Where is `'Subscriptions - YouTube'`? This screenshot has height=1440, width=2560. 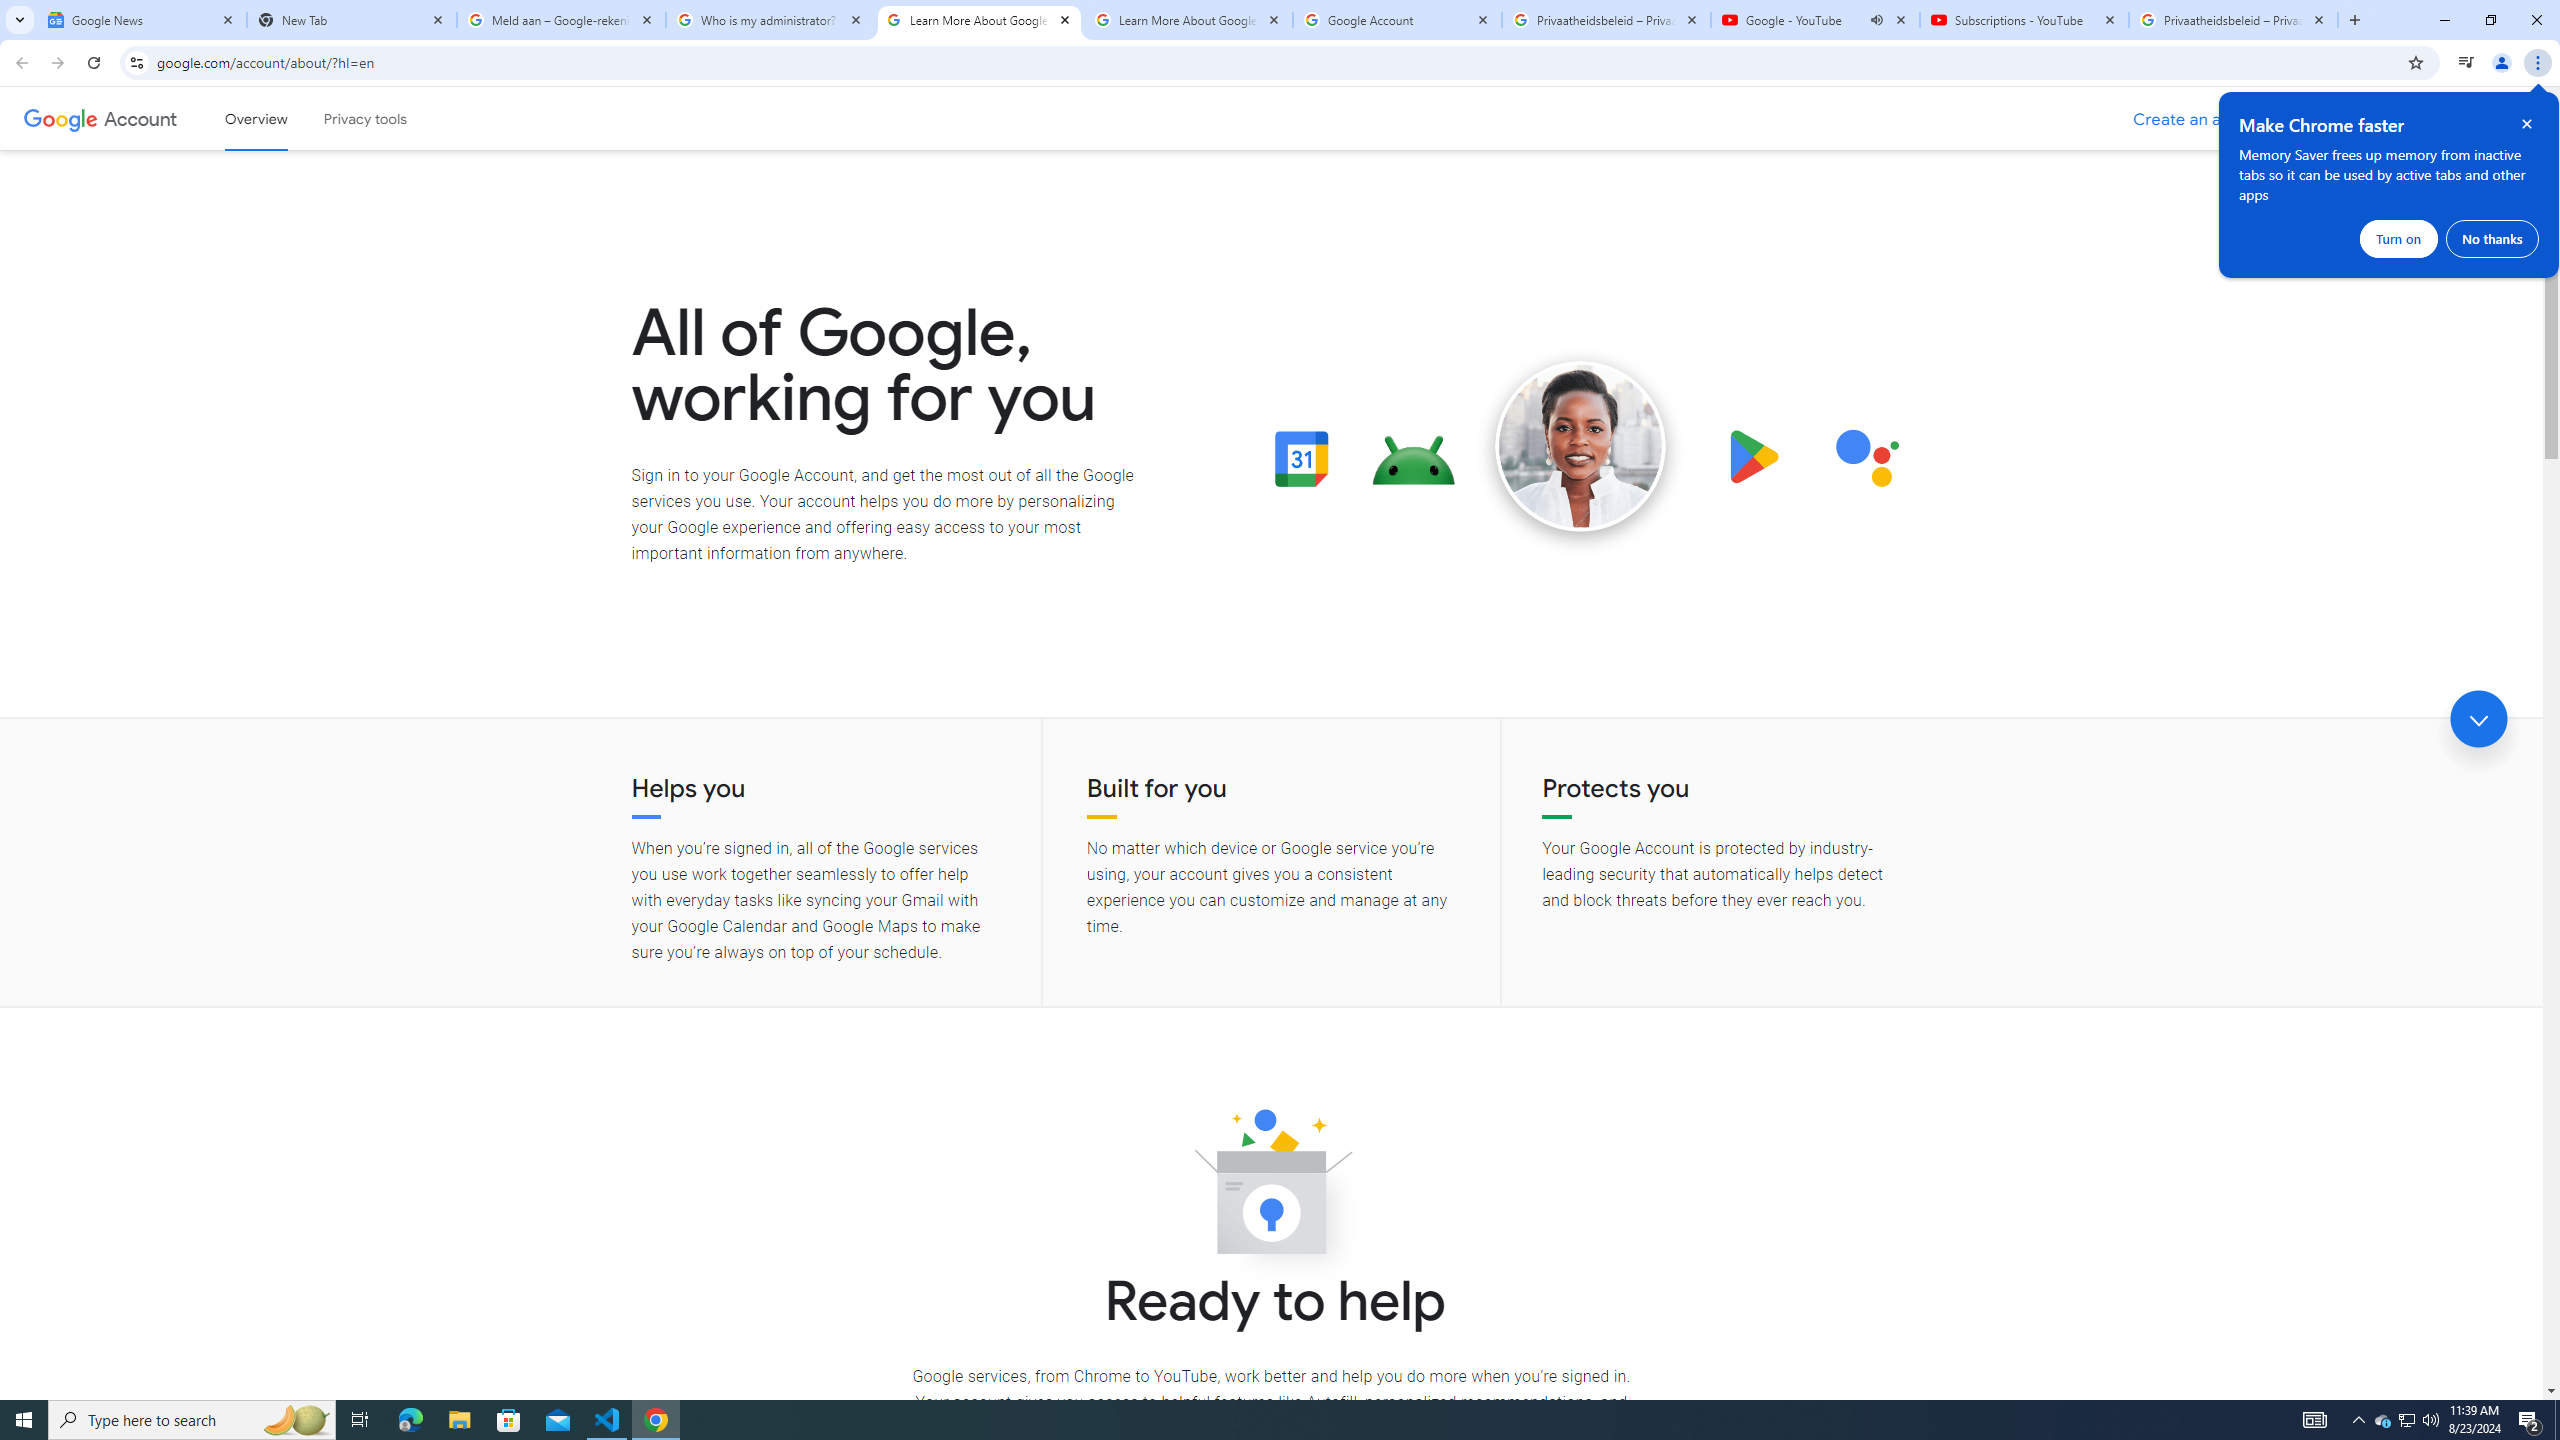 'Subscriptions - YouTube' is located at coordinates (2022, 19).